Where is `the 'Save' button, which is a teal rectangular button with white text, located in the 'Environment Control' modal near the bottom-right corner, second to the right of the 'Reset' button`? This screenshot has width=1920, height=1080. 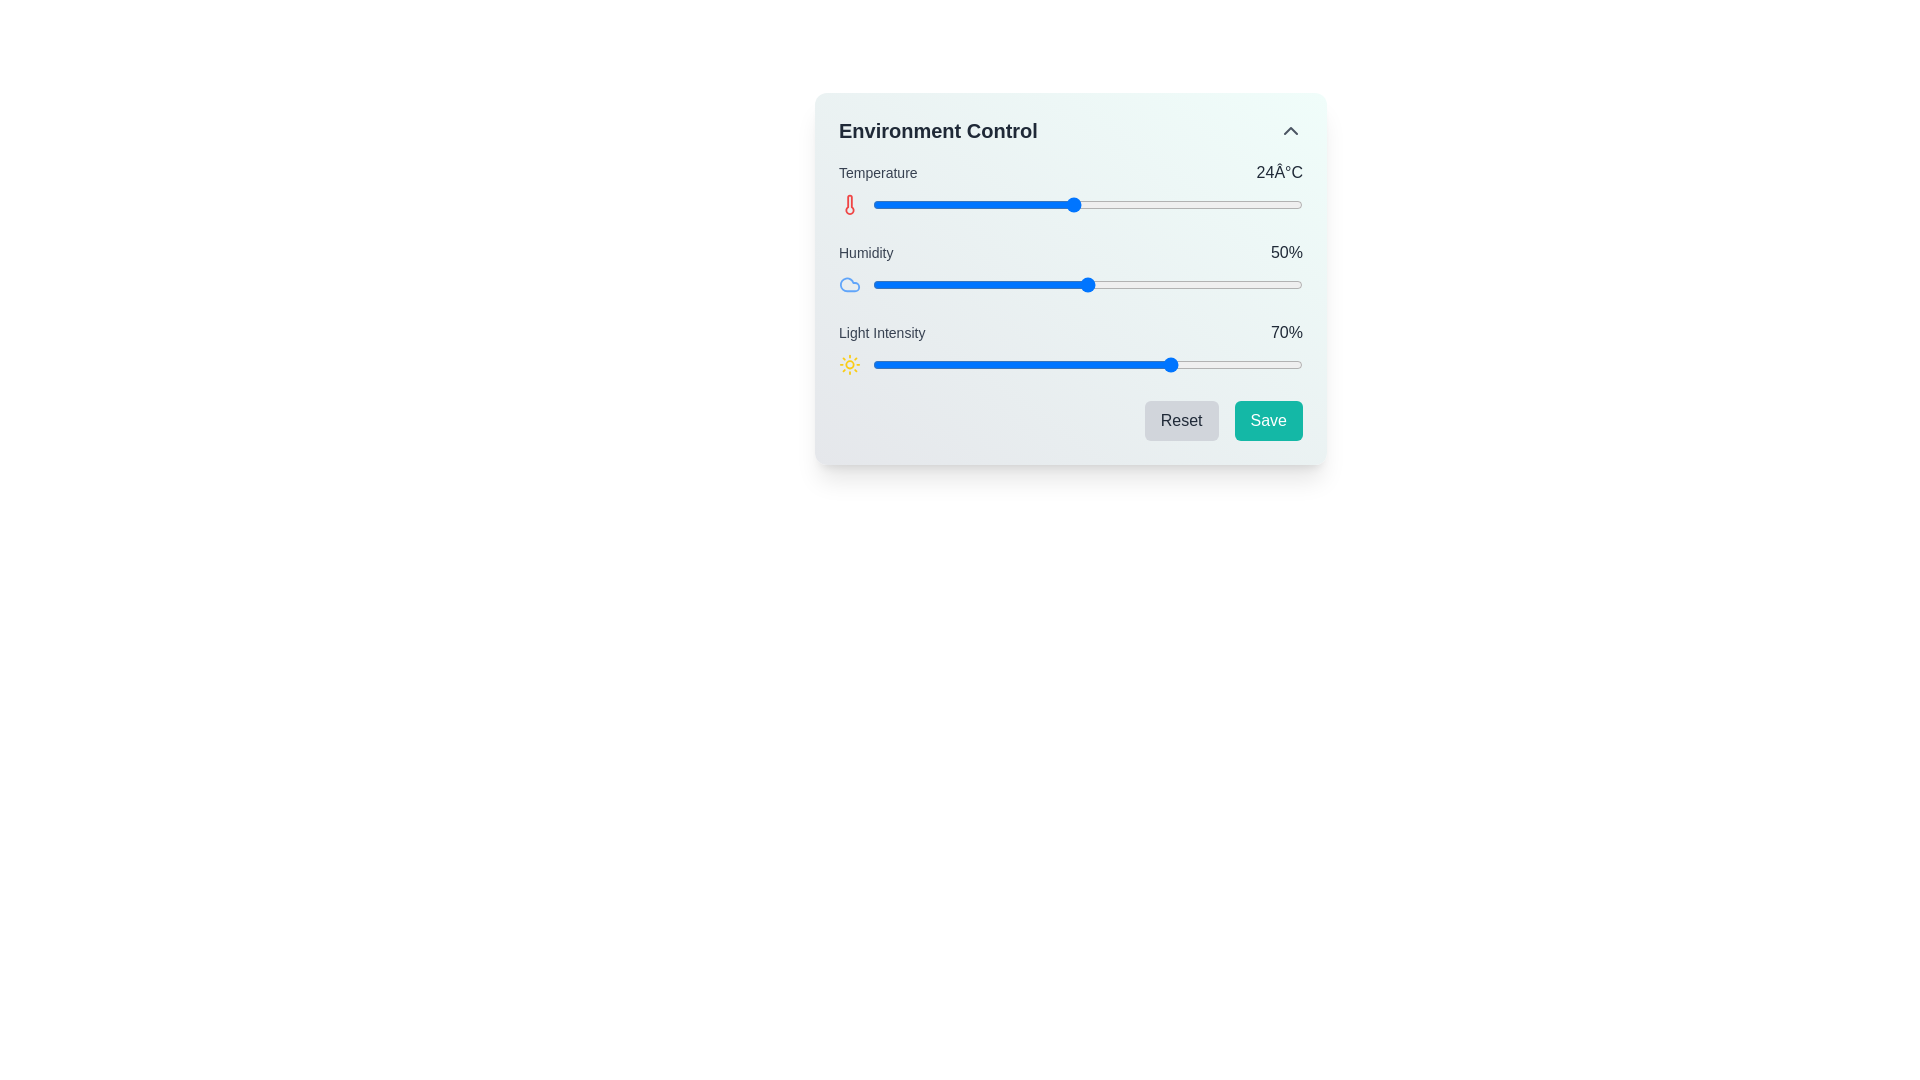 the 'Save' button, which is a teal rectangular button with white text, located in the 'Environment Control' modal near the bottom-right corner, second to the right of the 'Reset' button is located at coordinates (1267, 419).